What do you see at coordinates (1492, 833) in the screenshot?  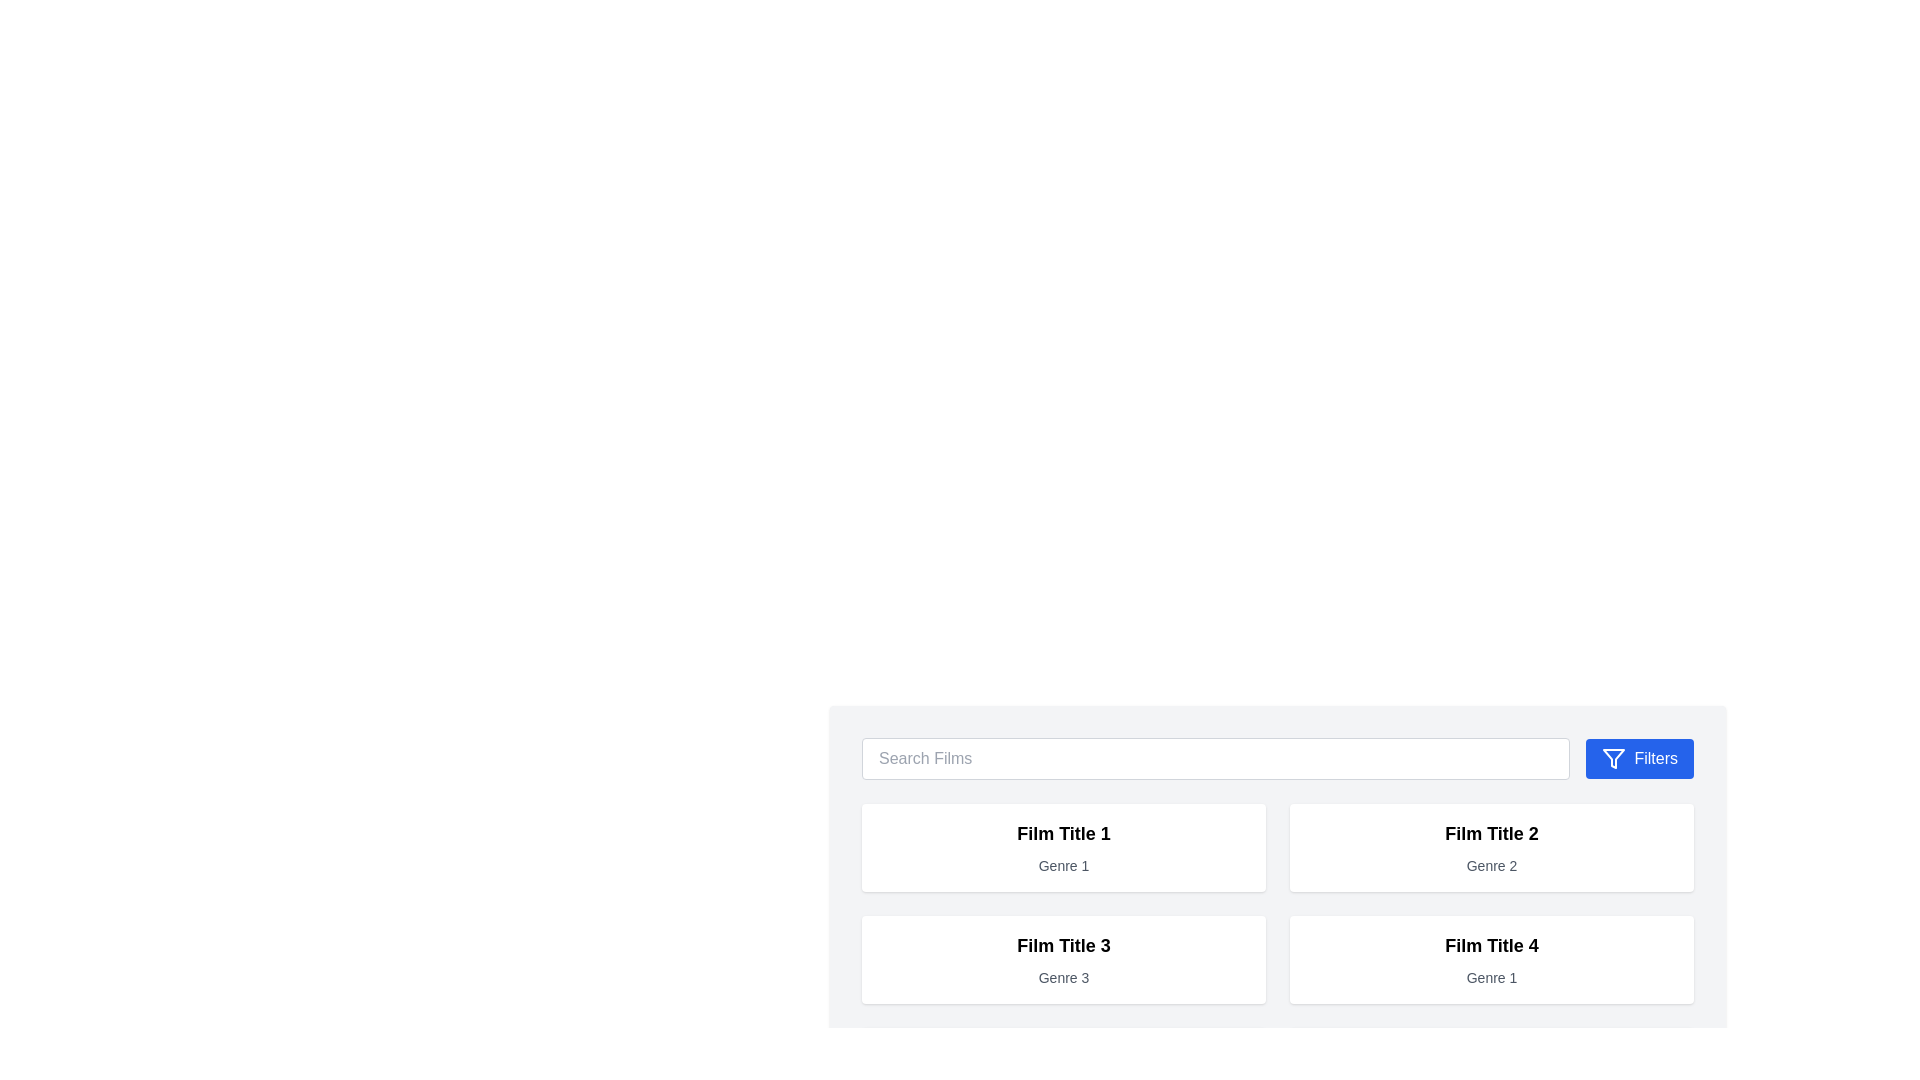 I see `the bold text label 'Film Title 2' located in the top-left of a card-like element with rounded edges in the top-right quadrant of the grid layout` at bounding box center [1492, 833].